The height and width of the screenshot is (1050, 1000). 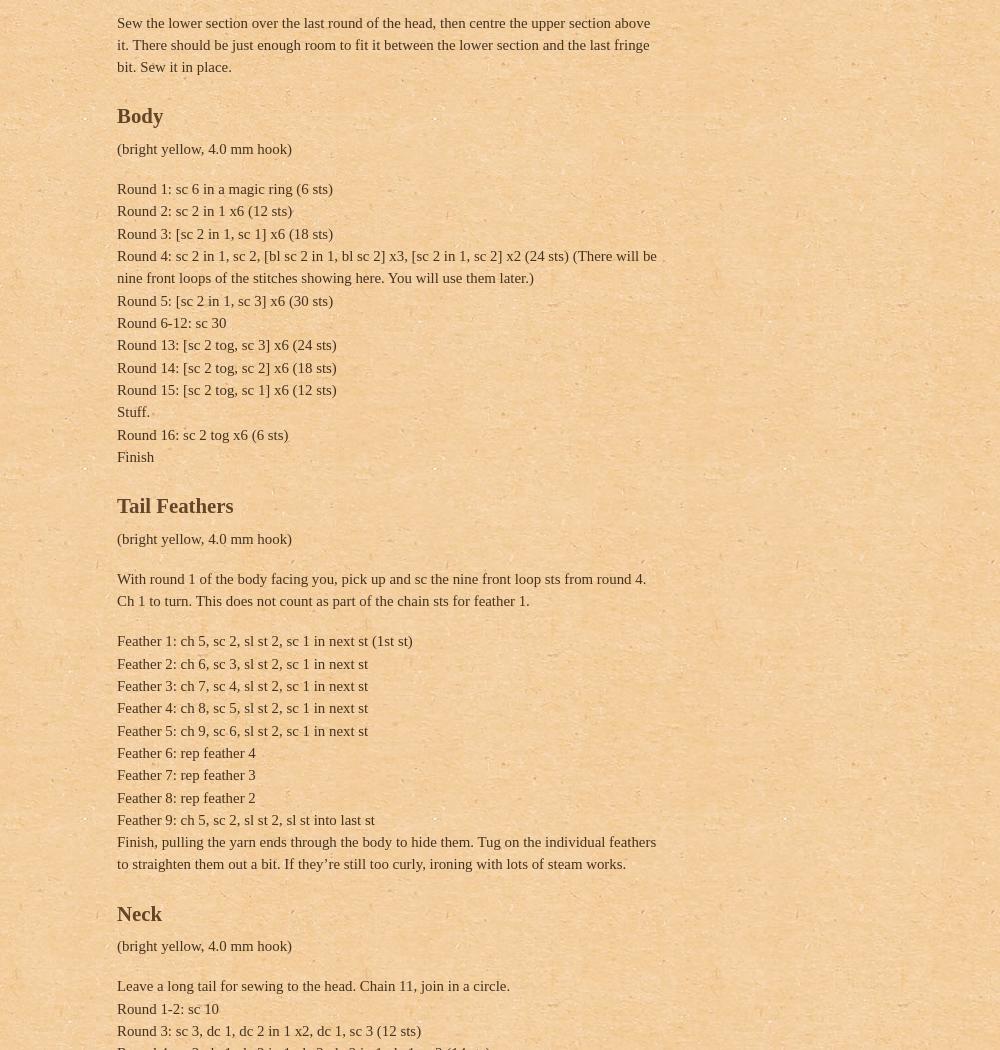 What do you see at coordinates (139, 912) in the screenshot?
I see `'Neck'` at bounding box center [139, 912].